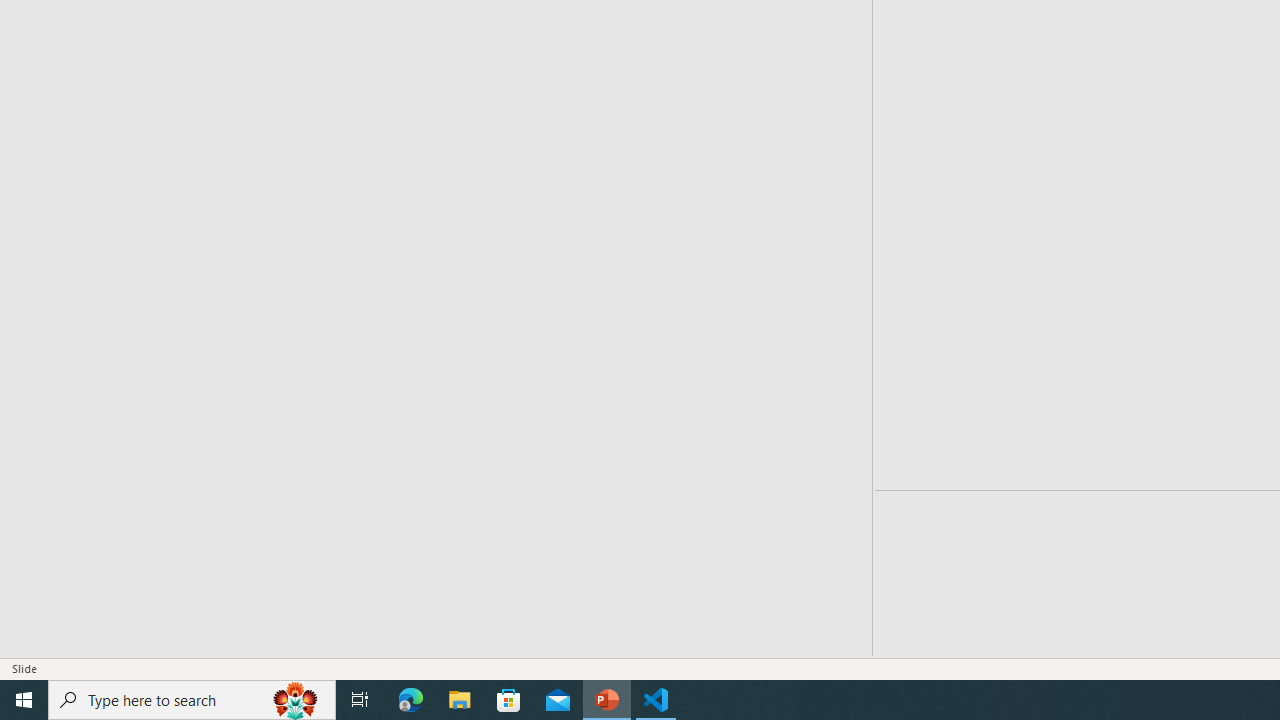  I want to click on 'Microsoft Store', so click(509, 698).